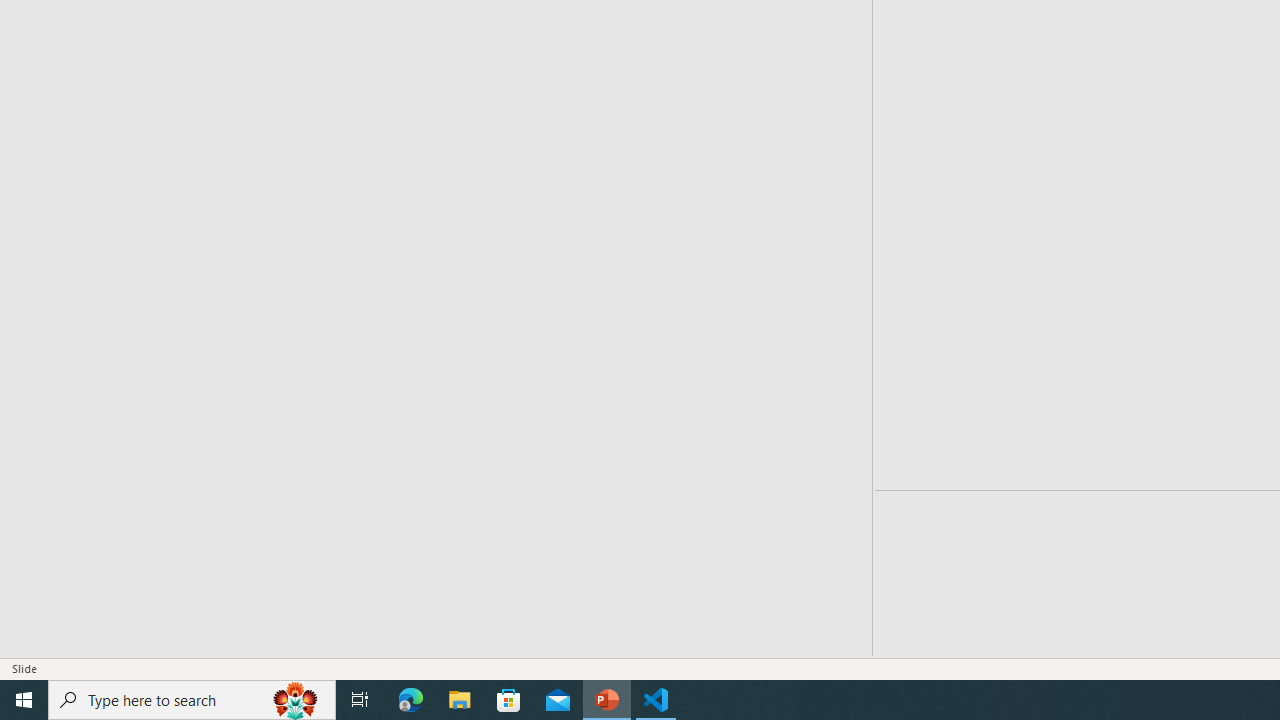  I want to click on 'Microsoft Store', so click(509, 698).